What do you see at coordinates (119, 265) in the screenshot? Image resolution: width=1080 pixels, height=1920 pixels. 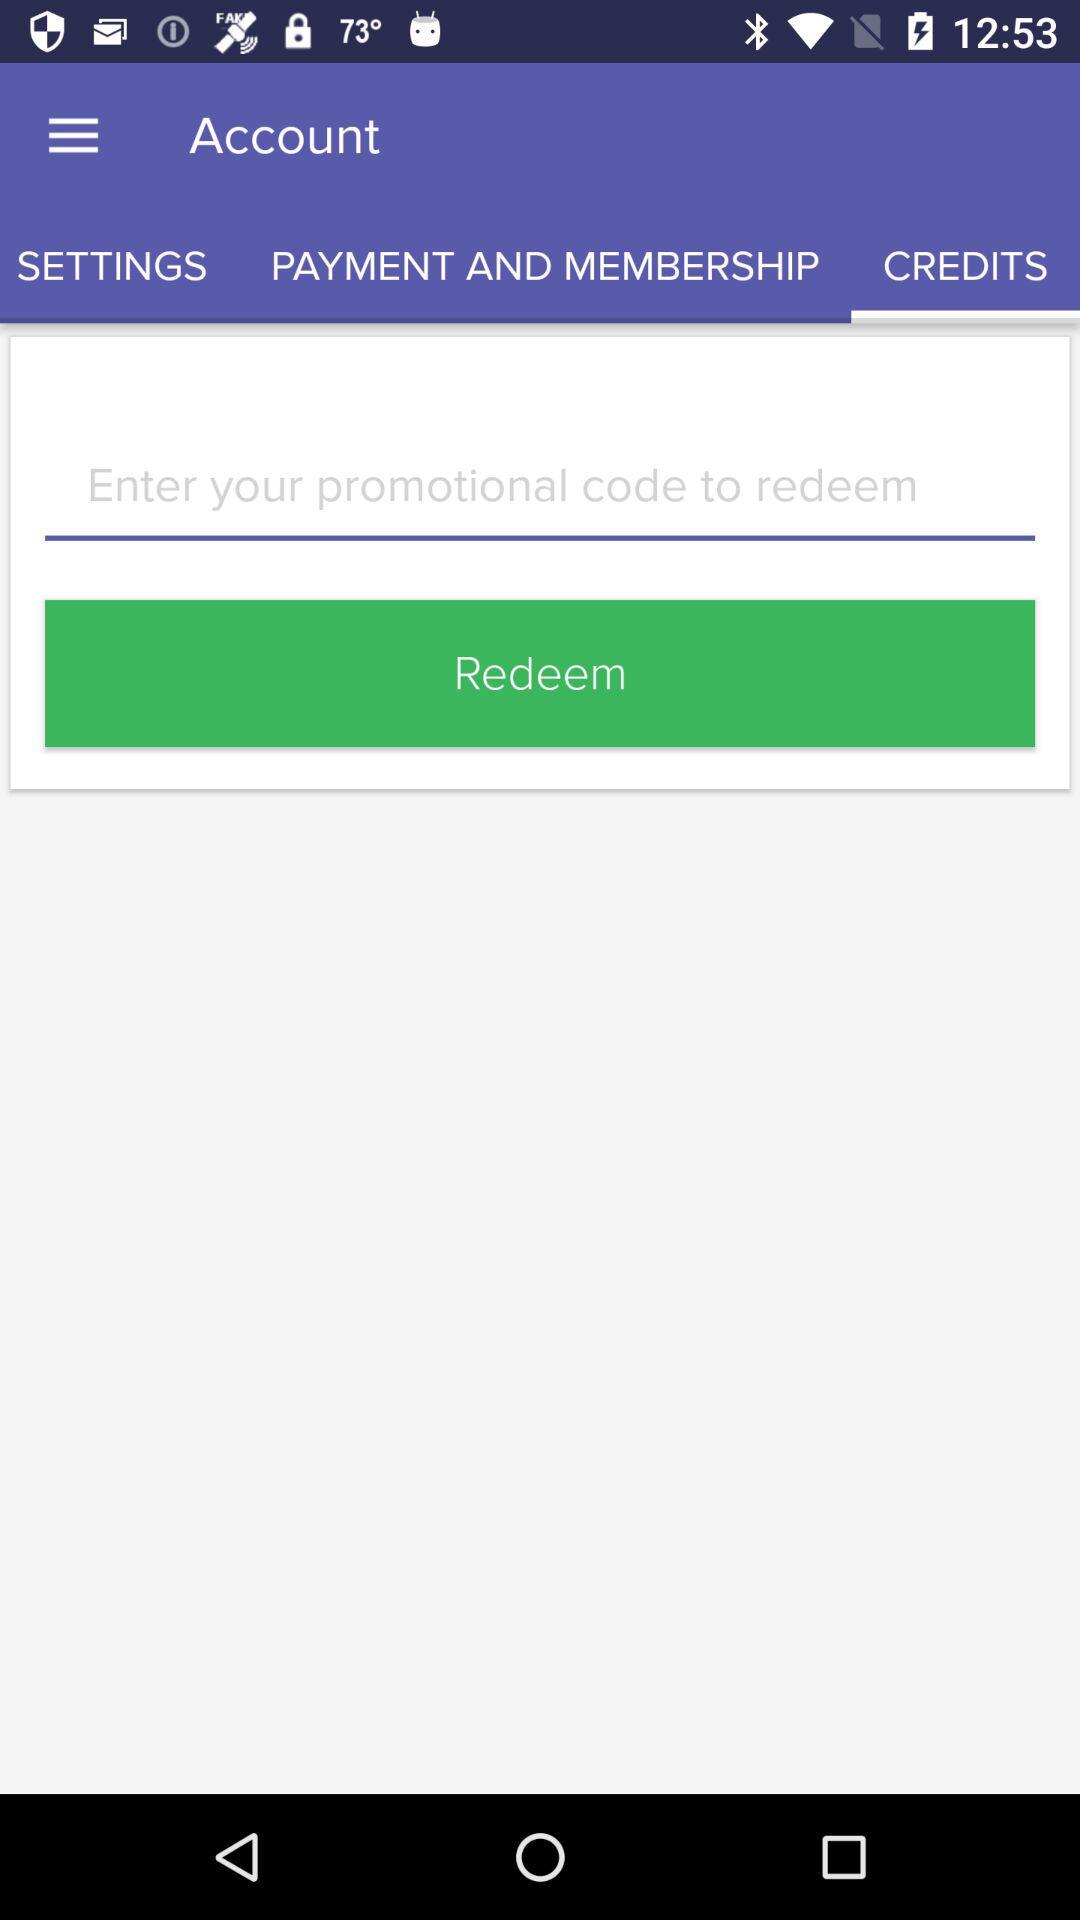 I see `the settings item` at bounding box center [119, 265].